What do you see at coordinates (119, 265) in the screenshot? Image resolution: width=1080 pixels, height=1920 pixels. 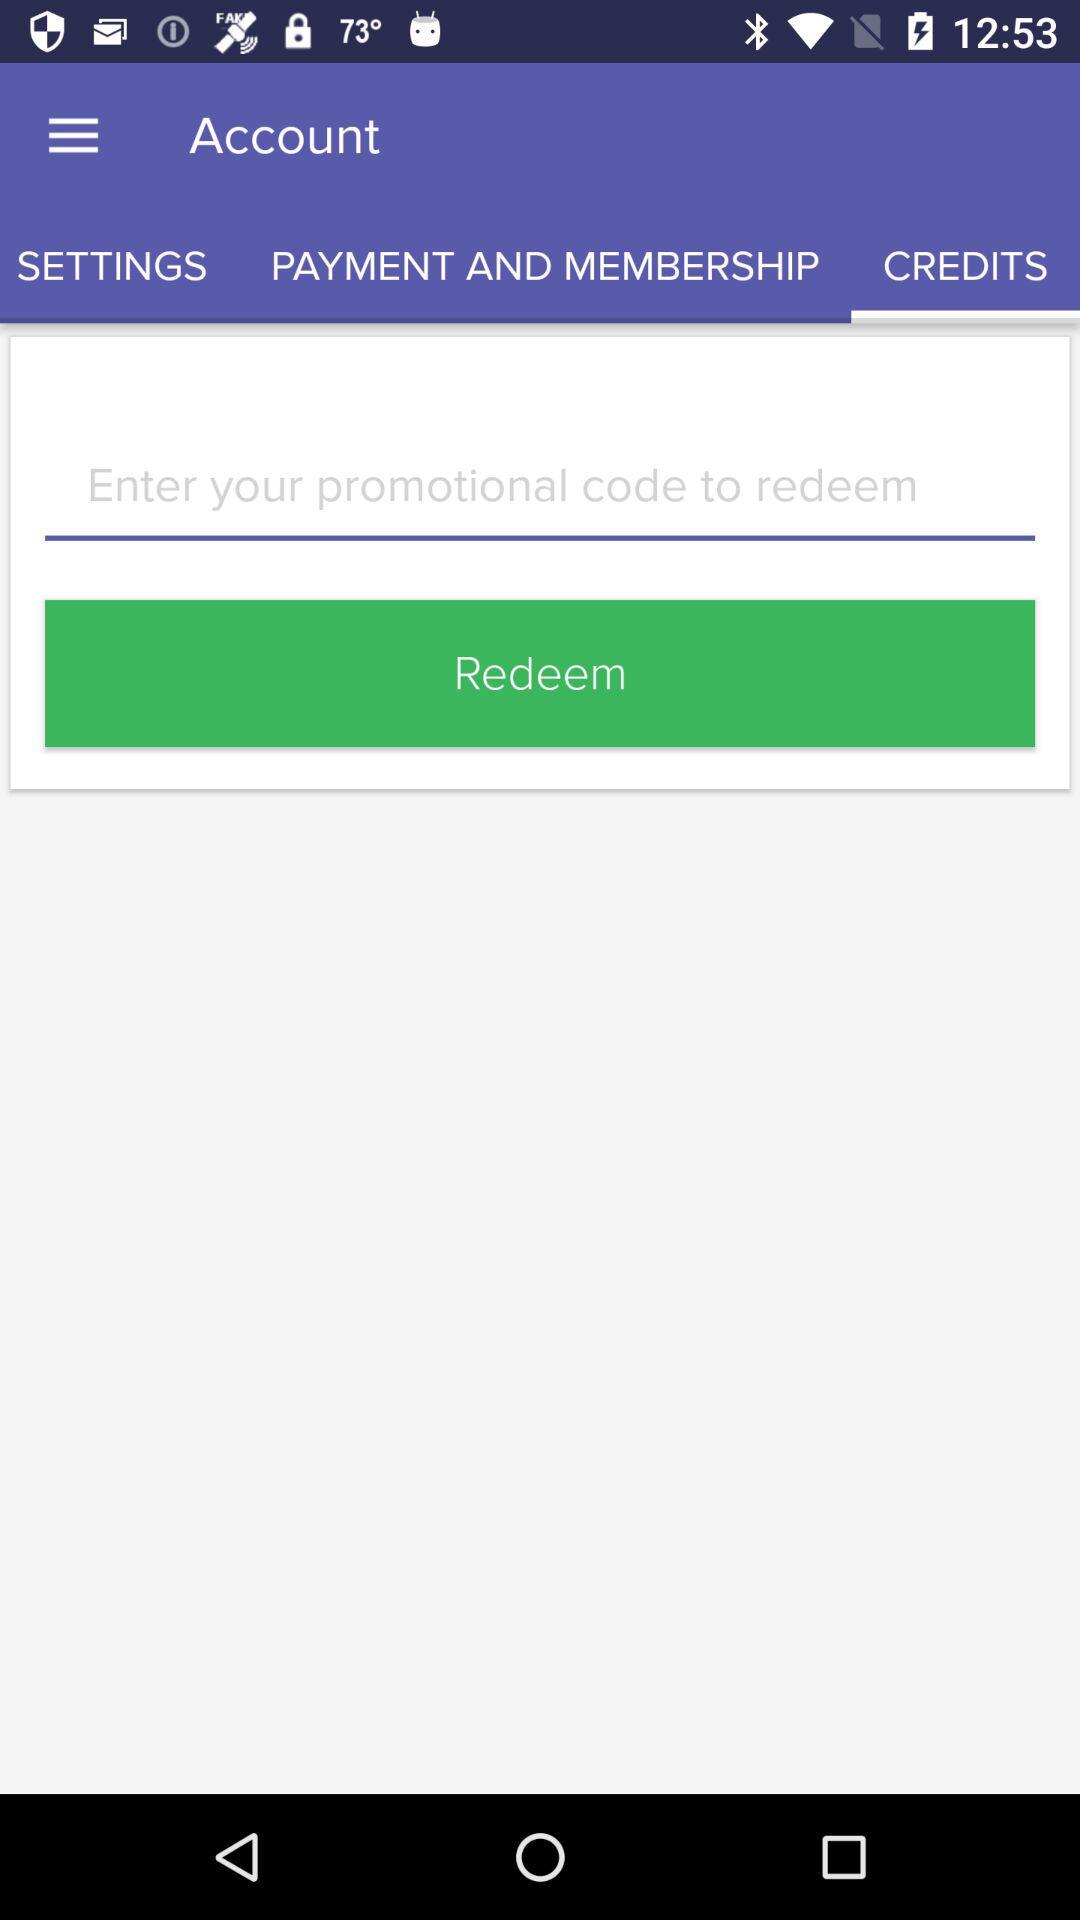 I see `the settings item` at bounding box center [119, 265].